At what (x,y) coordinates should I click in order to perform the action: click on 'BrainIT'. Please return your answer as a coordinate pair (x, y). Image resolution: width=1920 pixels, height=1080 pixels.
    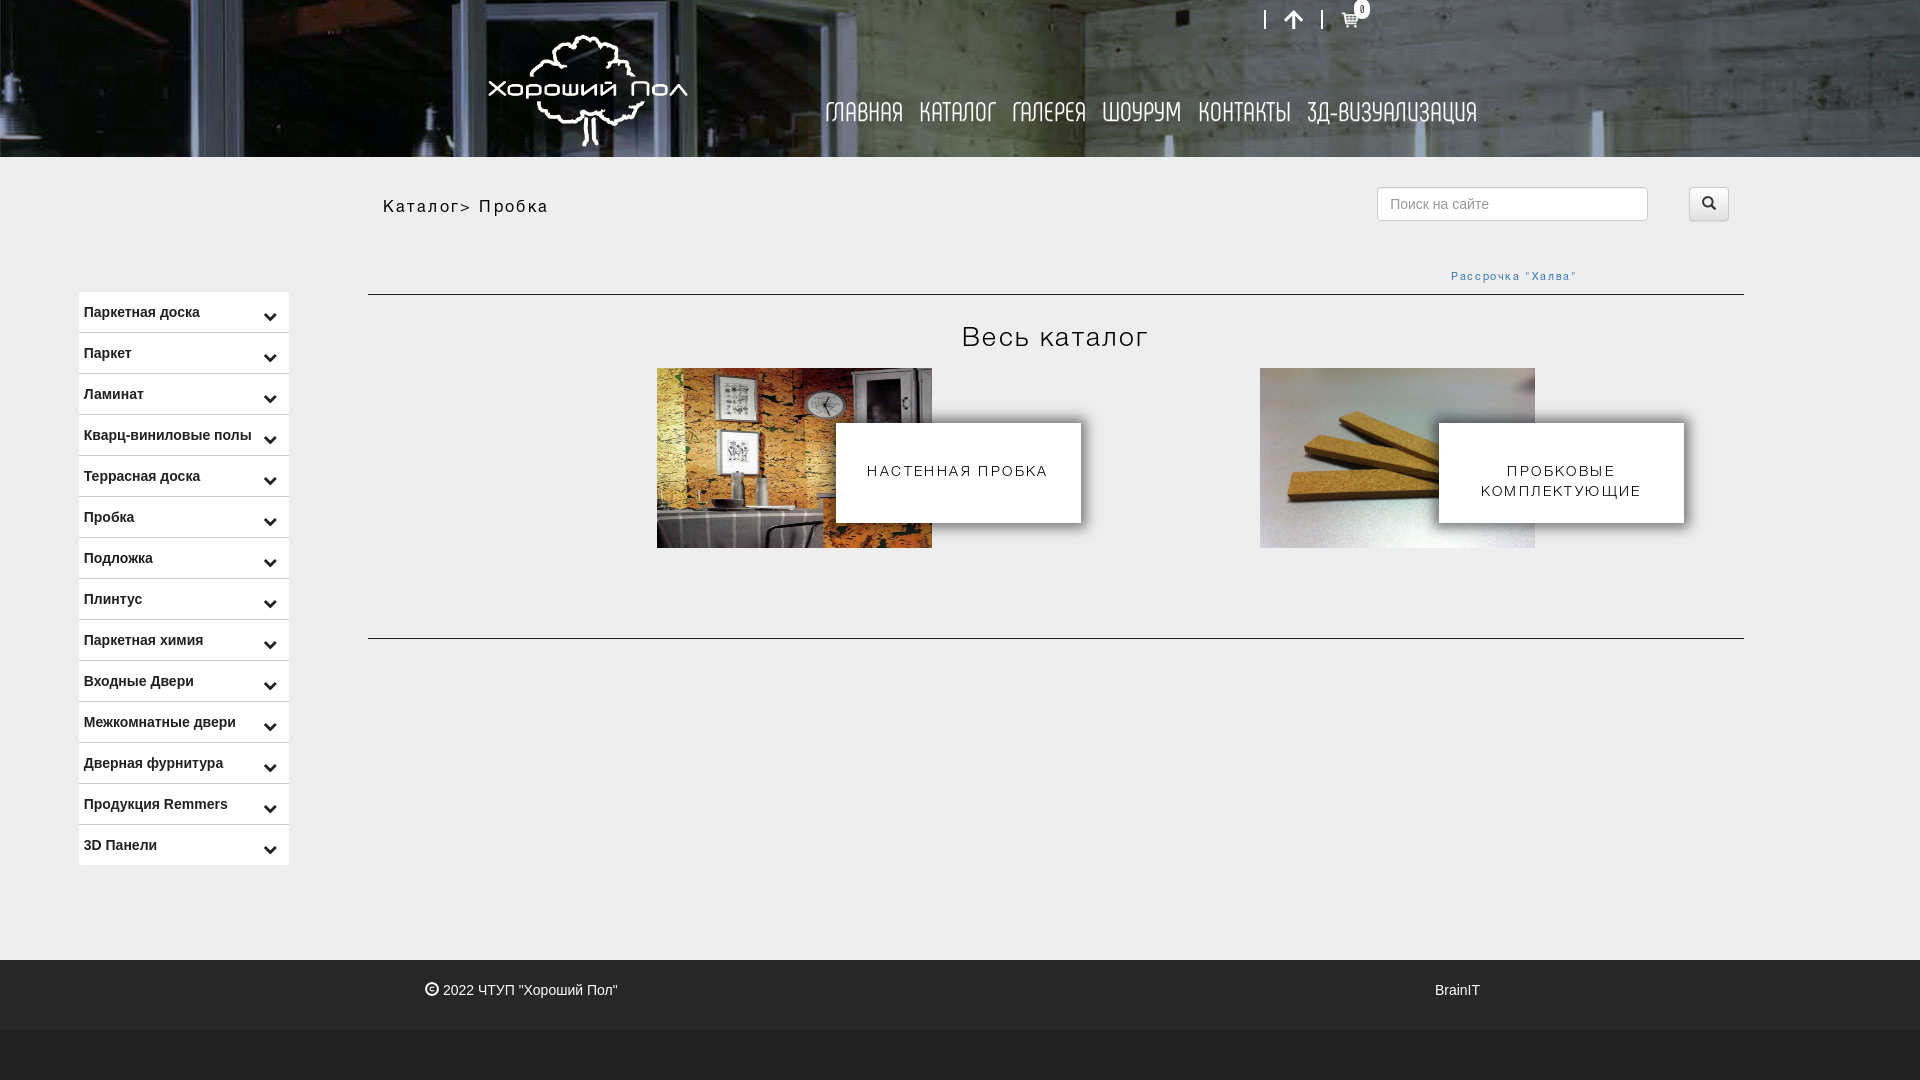
    Looking at the image, I should click on (1457, 990).